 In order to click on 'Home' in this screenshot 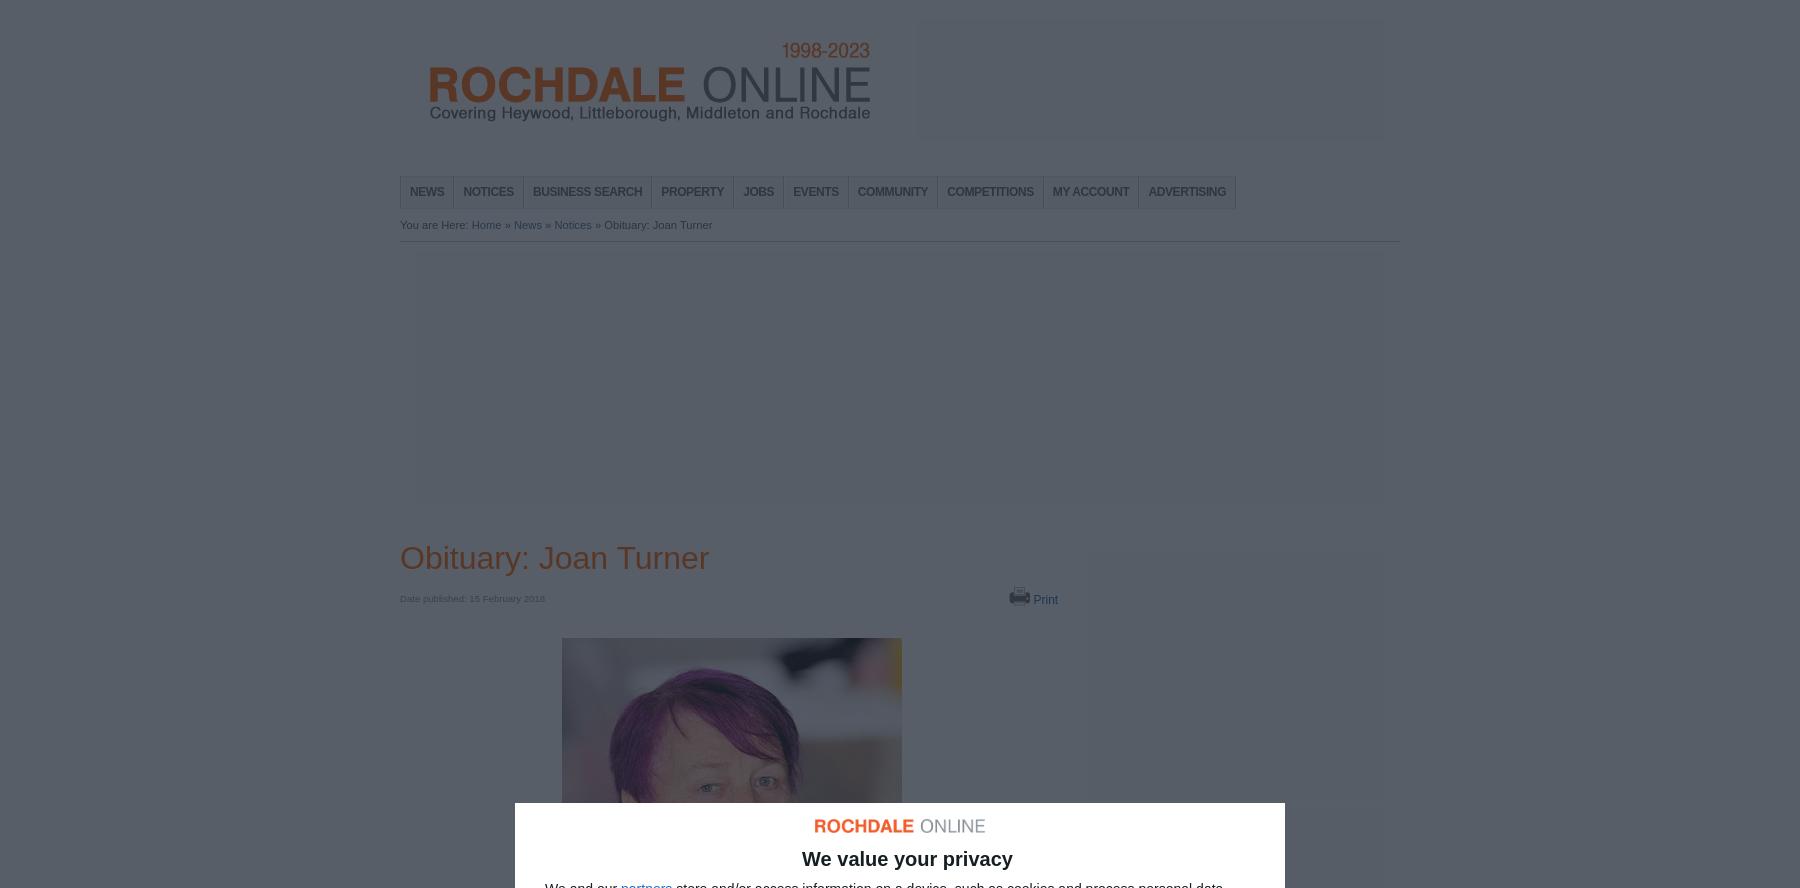, I will do `click(470, 225)`.